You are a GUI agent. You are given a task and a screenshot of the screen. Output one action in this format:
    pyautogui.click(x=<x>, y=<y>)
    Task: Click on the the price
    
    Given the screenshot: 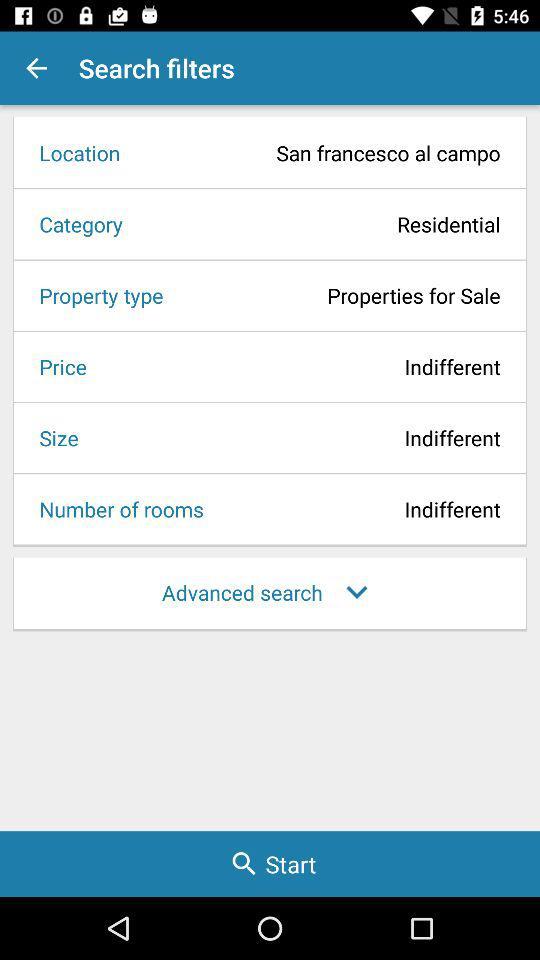 What is the action you would take?
    pyautogui.click(x=56, y=365)
    